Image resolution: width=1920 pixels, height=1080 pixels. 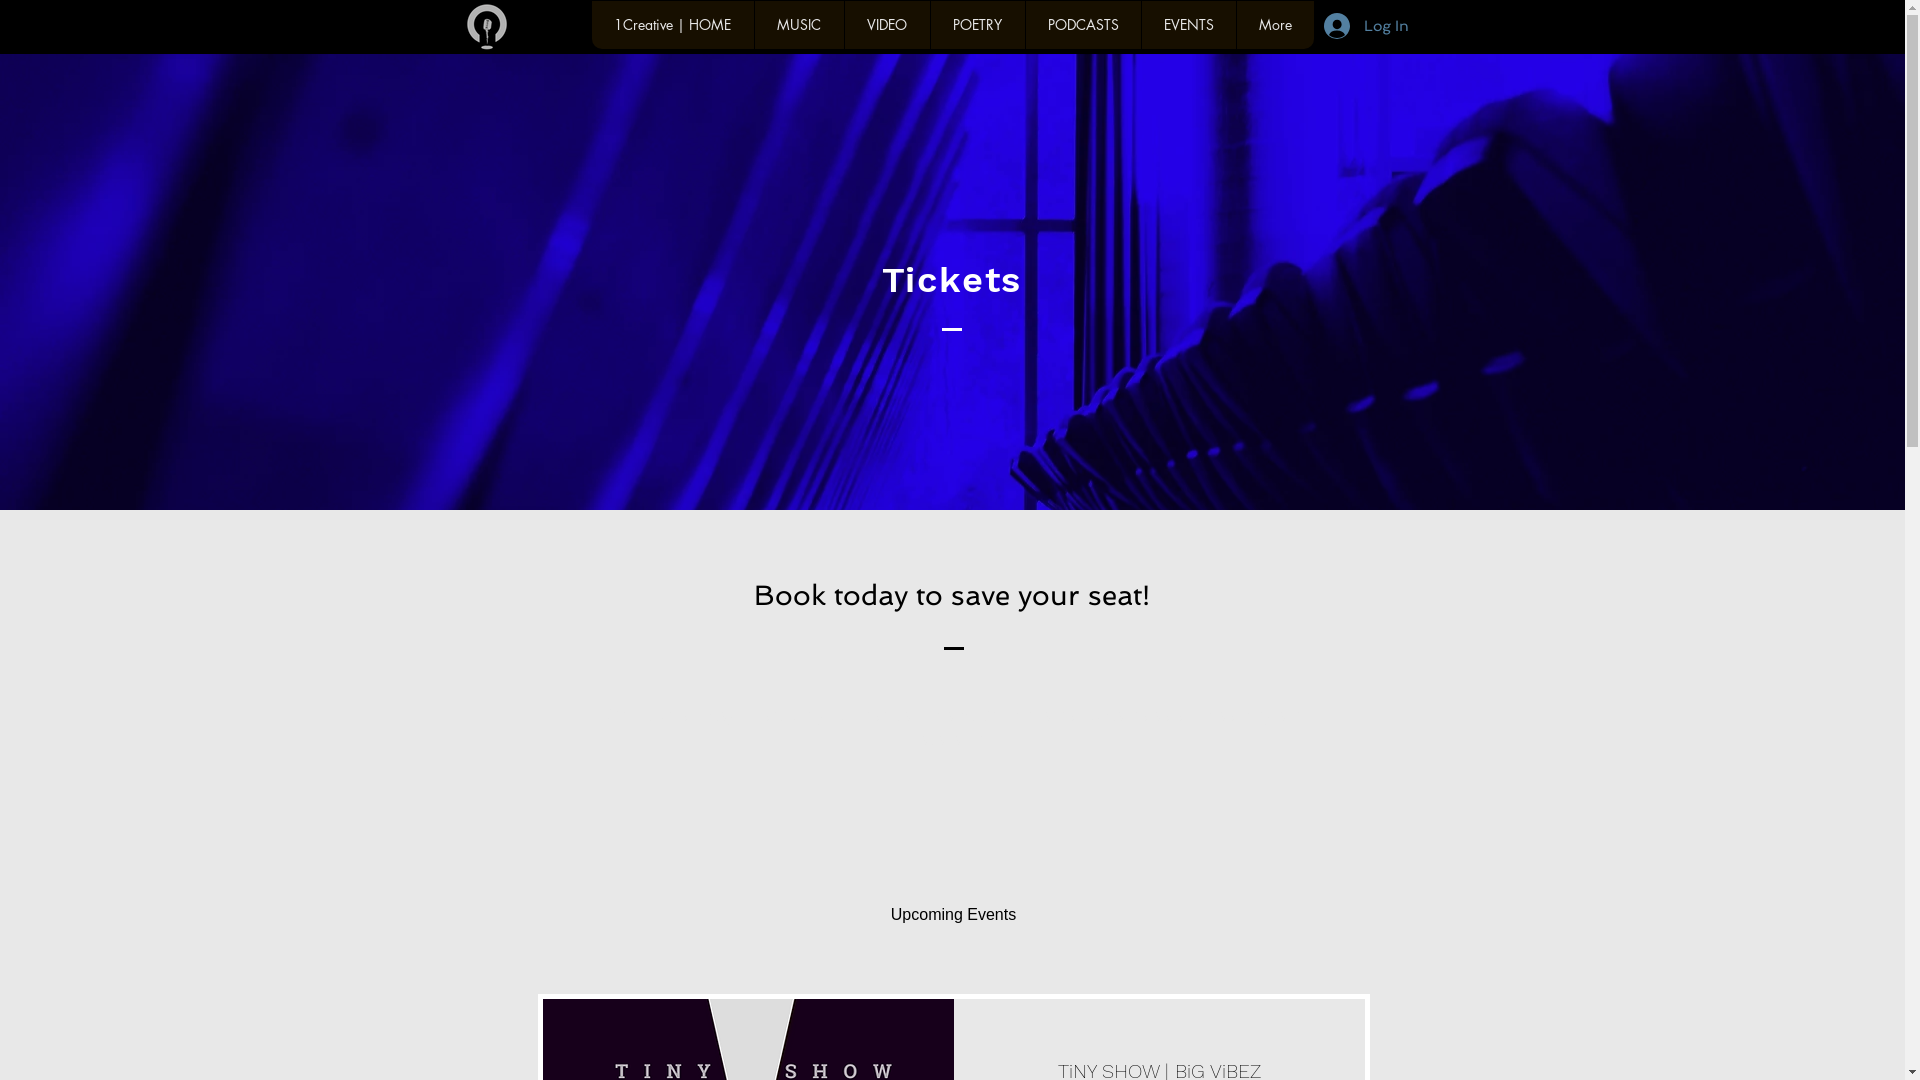 I want to click on 'VIDEO', so click(x=886, y=24).